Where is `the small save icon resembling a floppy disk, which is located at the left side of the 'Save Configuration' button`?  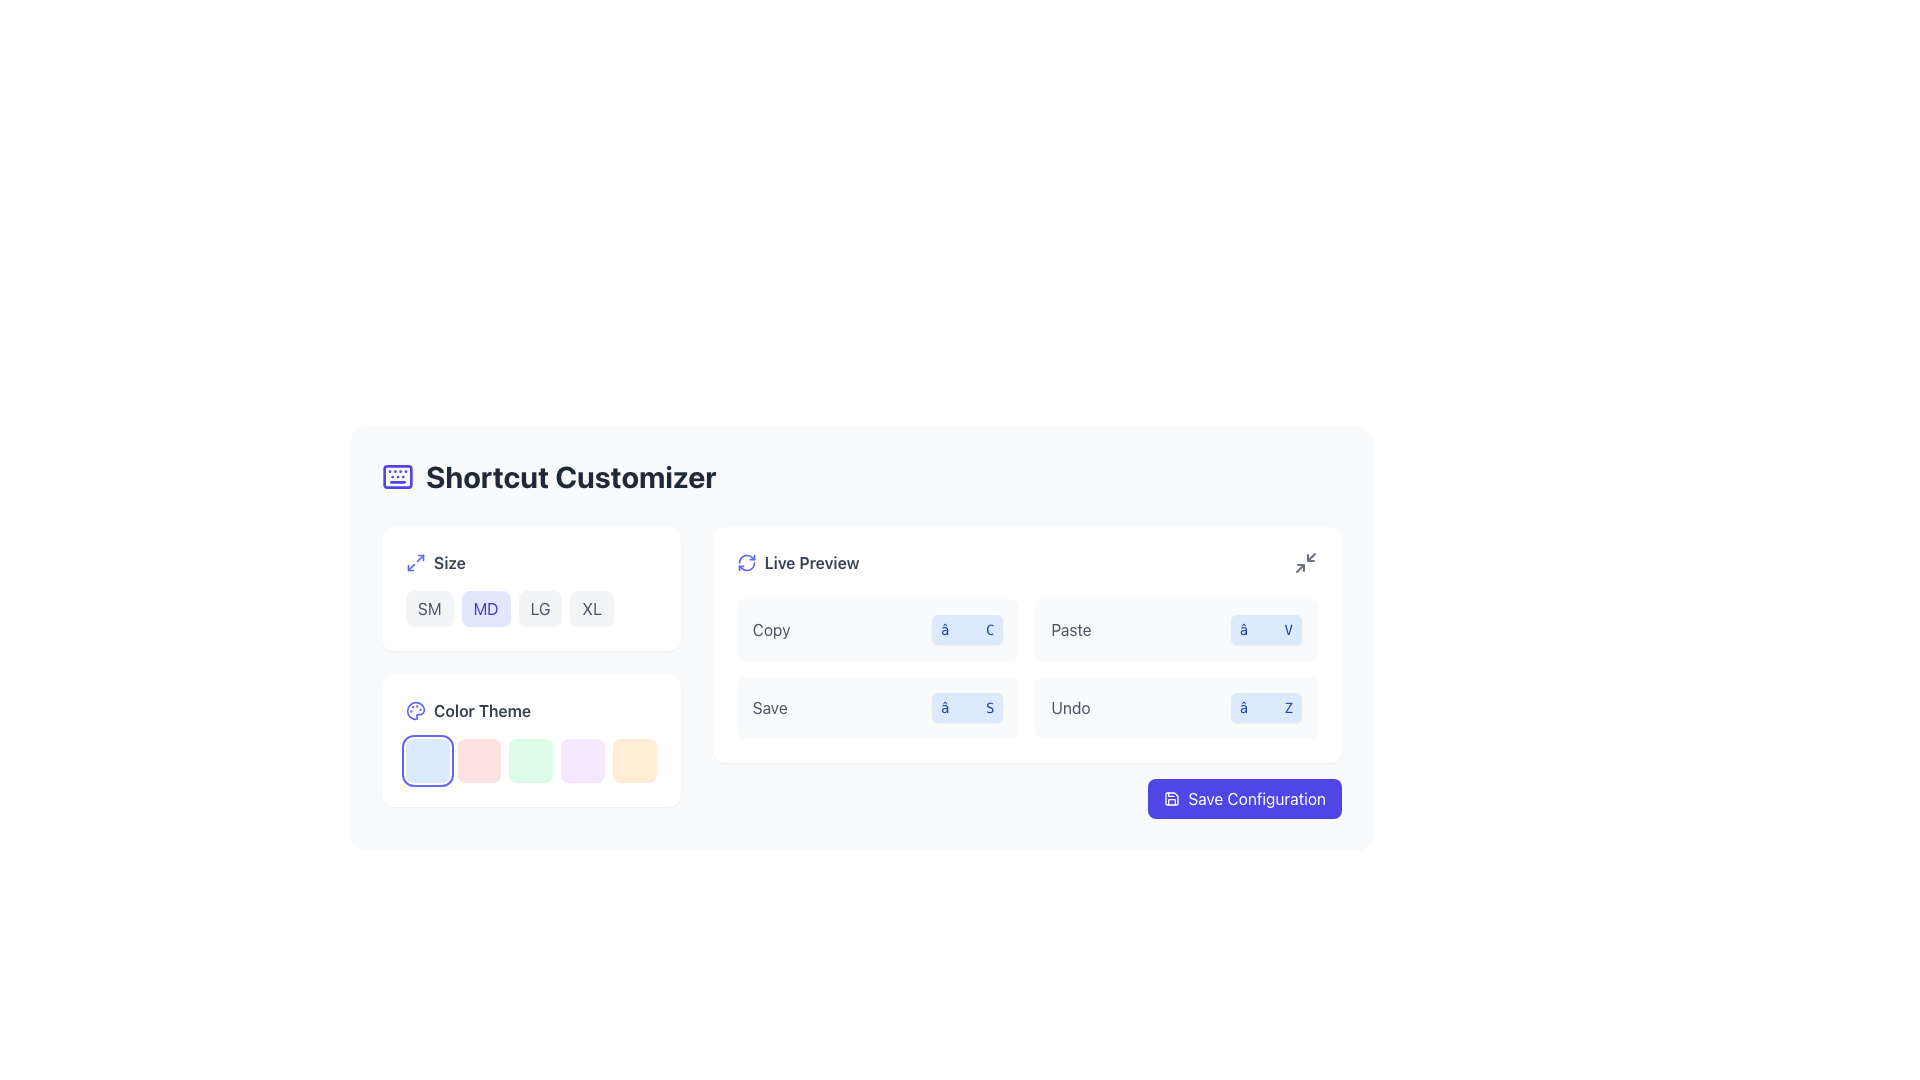 the small save icon resembling a floppy disk, which is located at the left side of the 'Save Configuration' button is located at coordinates (1172, 797).